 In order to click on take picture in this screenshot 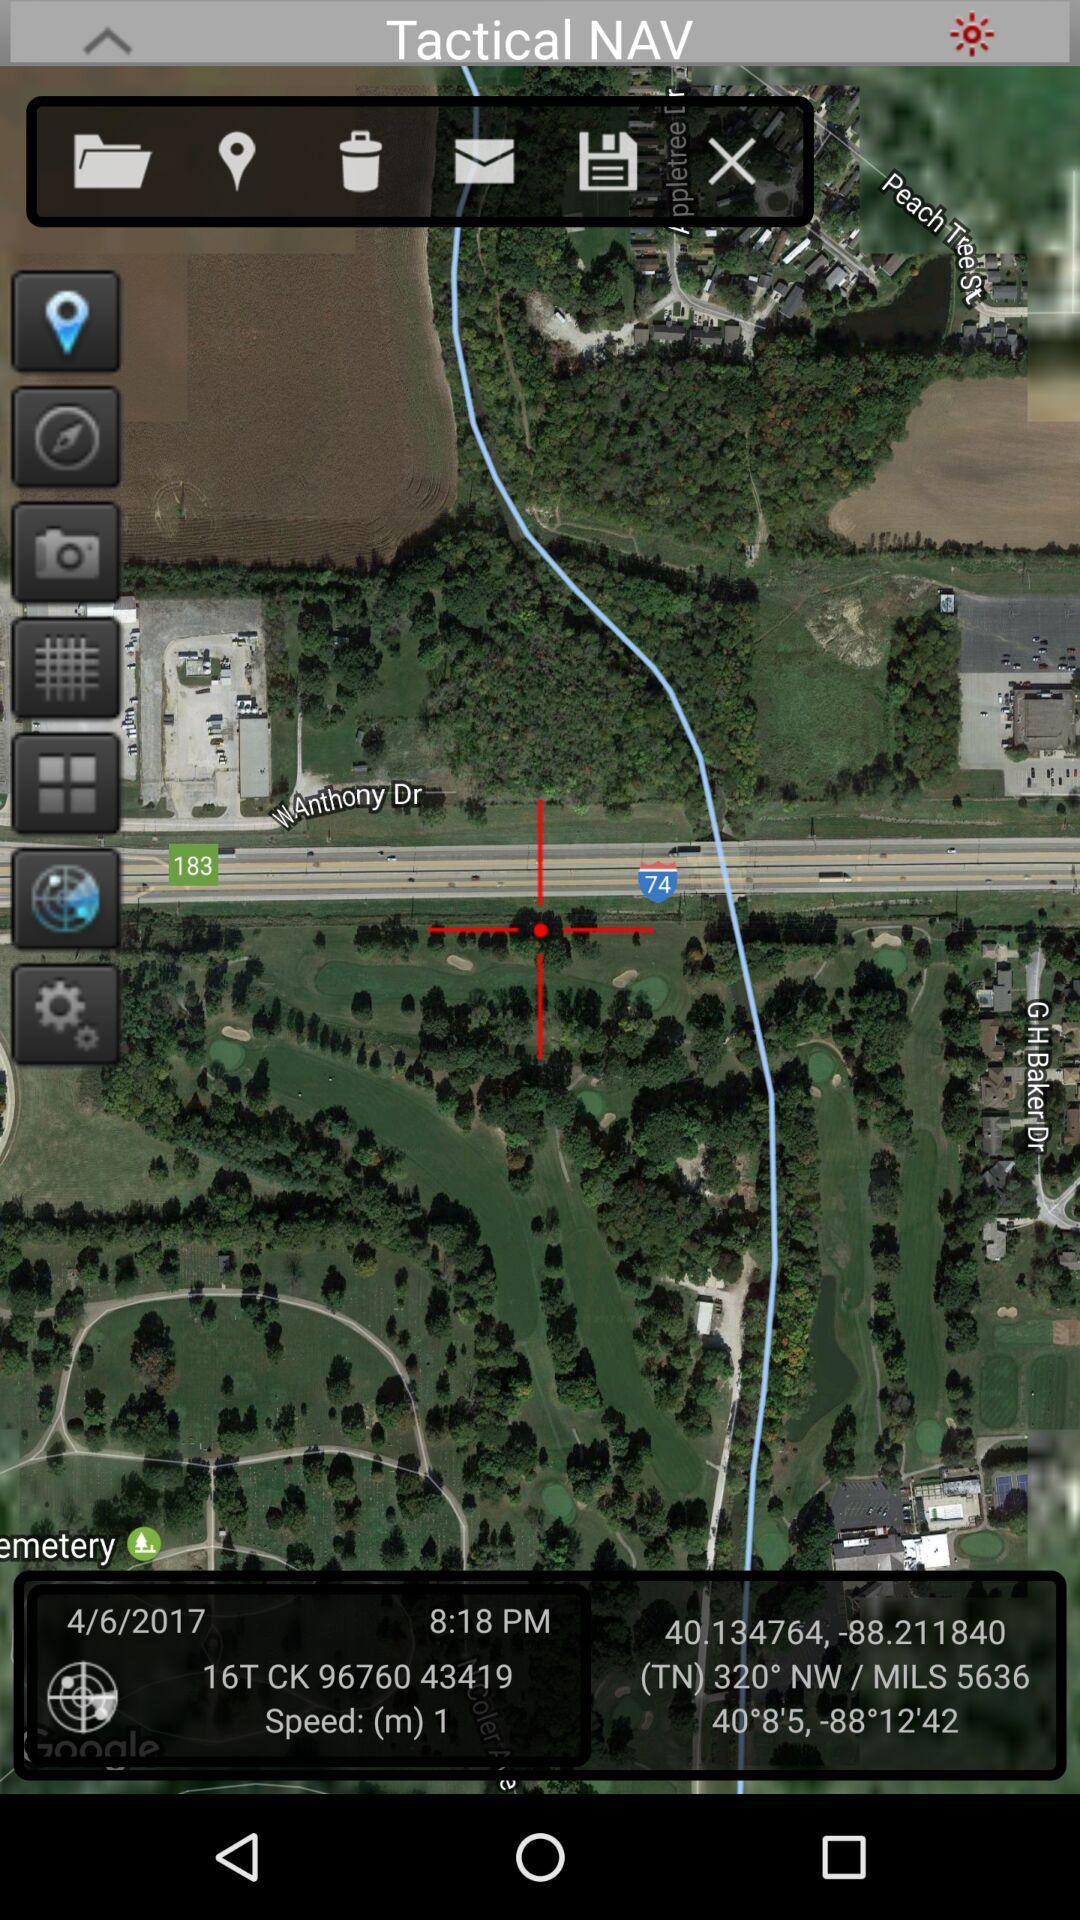, I will do `click(58, 552)`.